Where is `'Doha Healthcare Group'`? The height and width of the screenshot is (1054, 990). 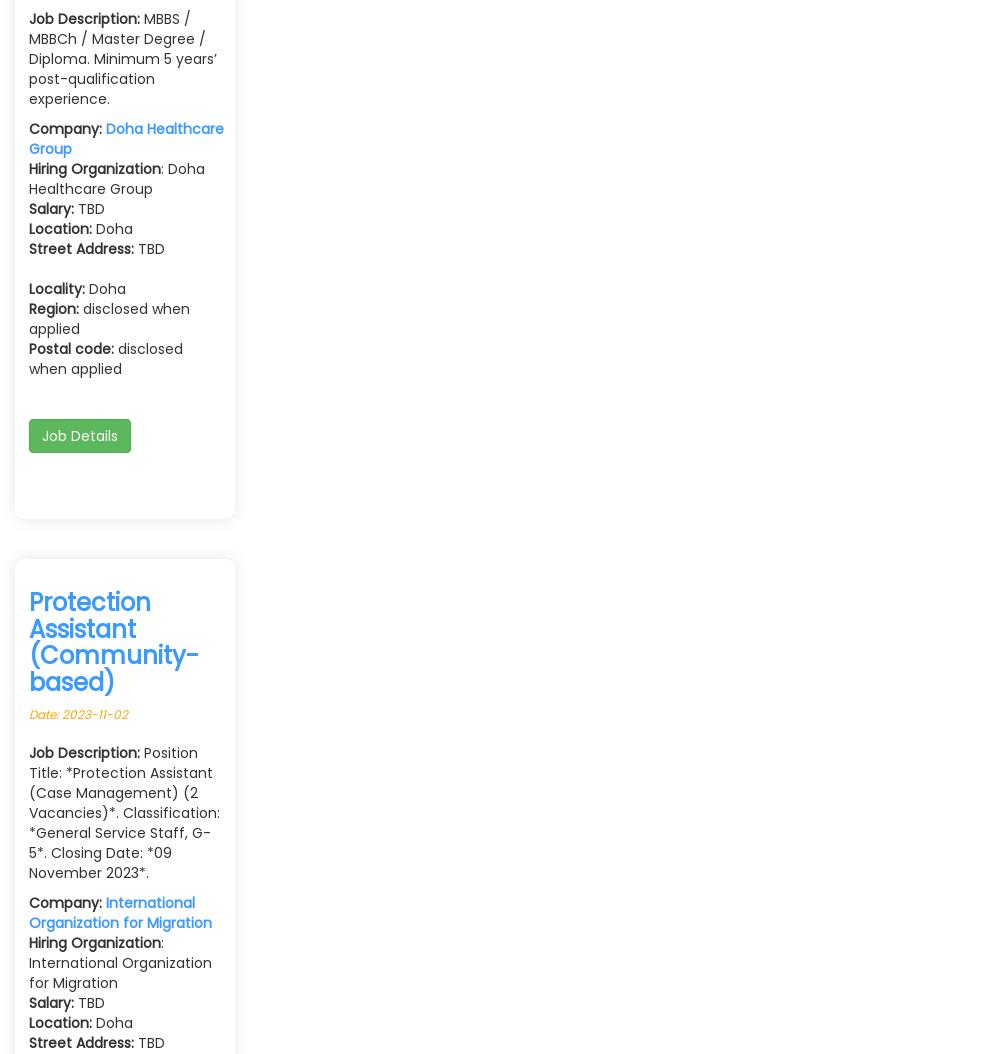 'Doha Healthcare Group' is located at coordinates (125, 139).